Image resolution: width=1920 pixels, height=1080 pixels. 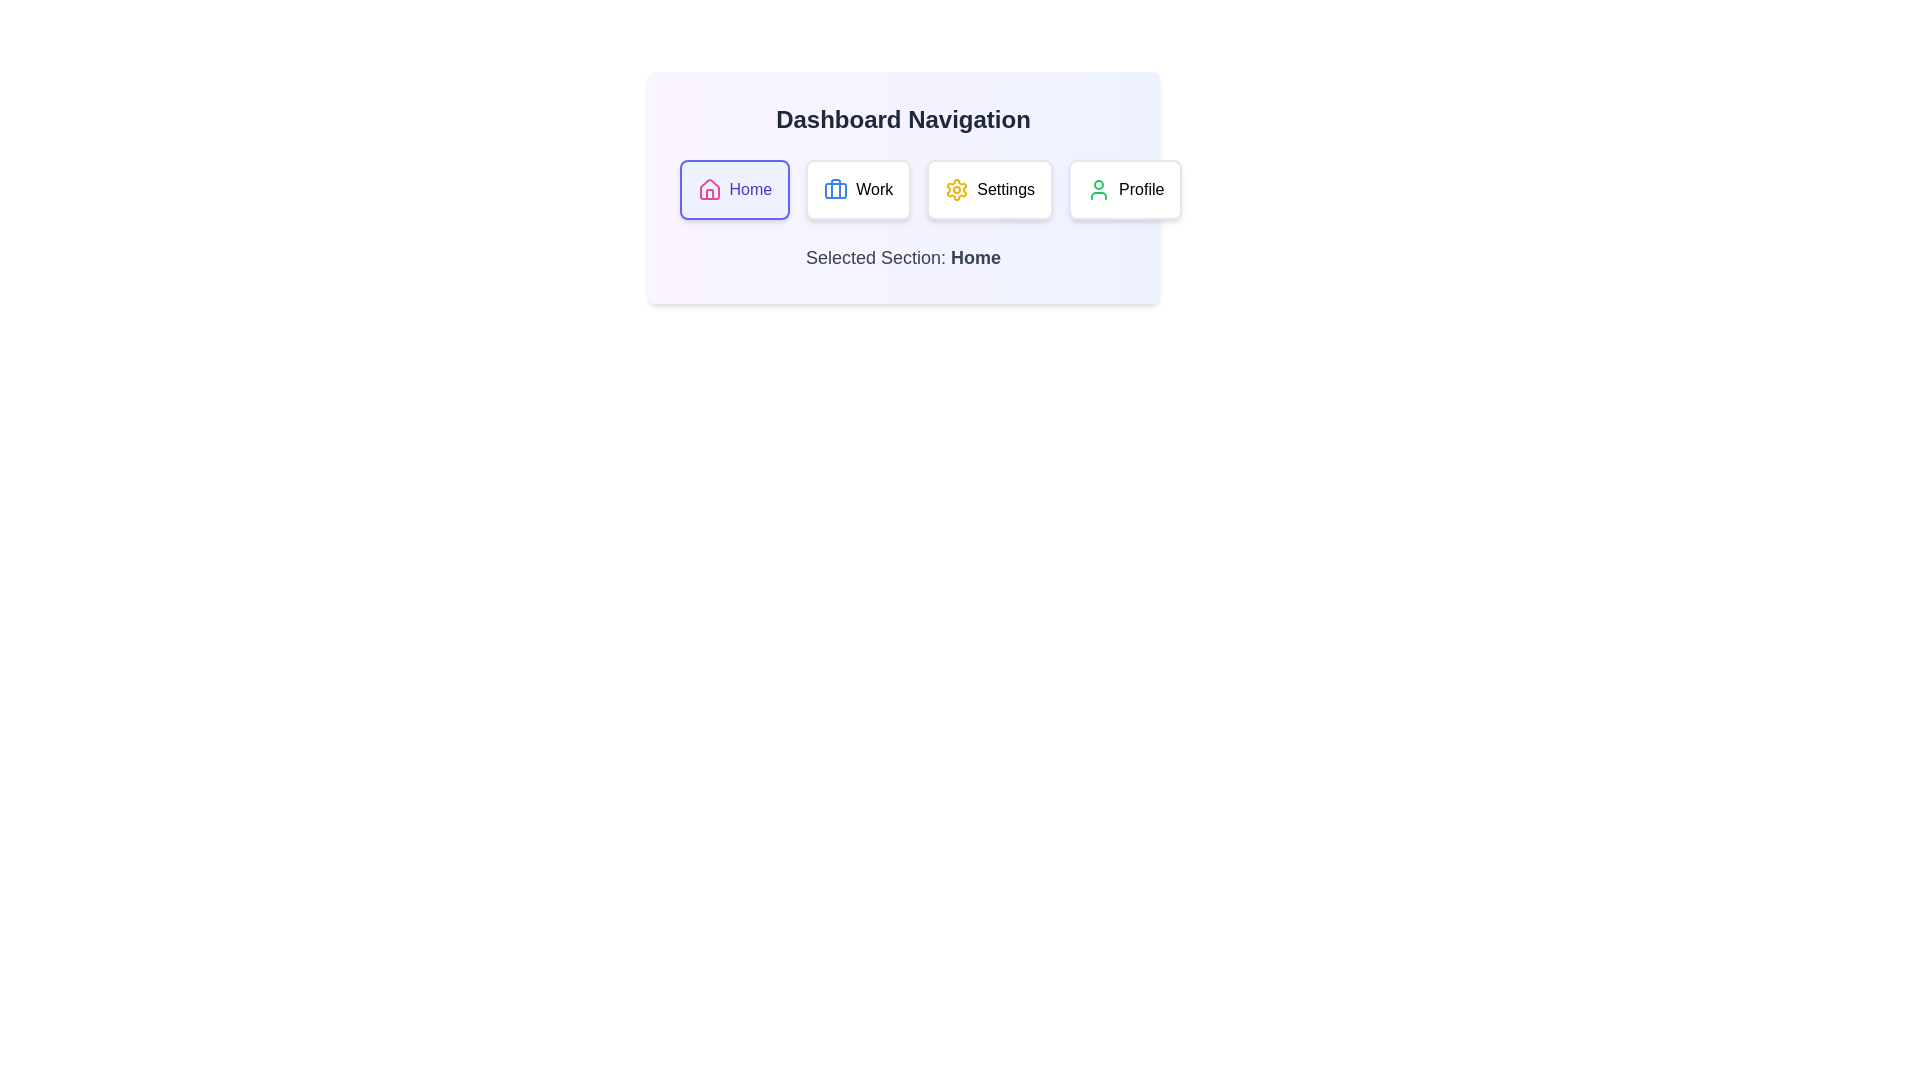 What do you see at coordinates (709, 189) in the screenshot?
I see `the 'Home' SVG Icon in the top-left corner of the navigation bar, which serves as a link to the main page of the application` at bounding box center [709, 189].